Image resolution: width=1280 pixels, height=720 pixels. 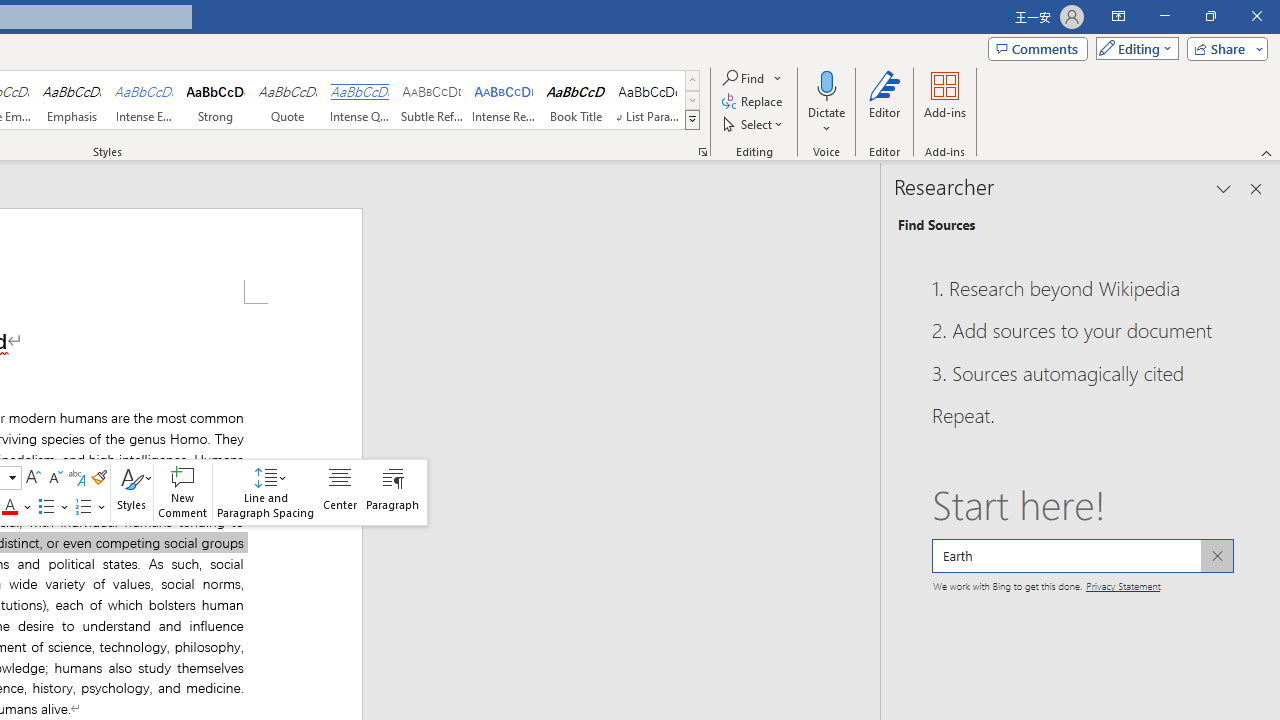 I want to click on 'Subtle Reference', so click(x=431, y=100).